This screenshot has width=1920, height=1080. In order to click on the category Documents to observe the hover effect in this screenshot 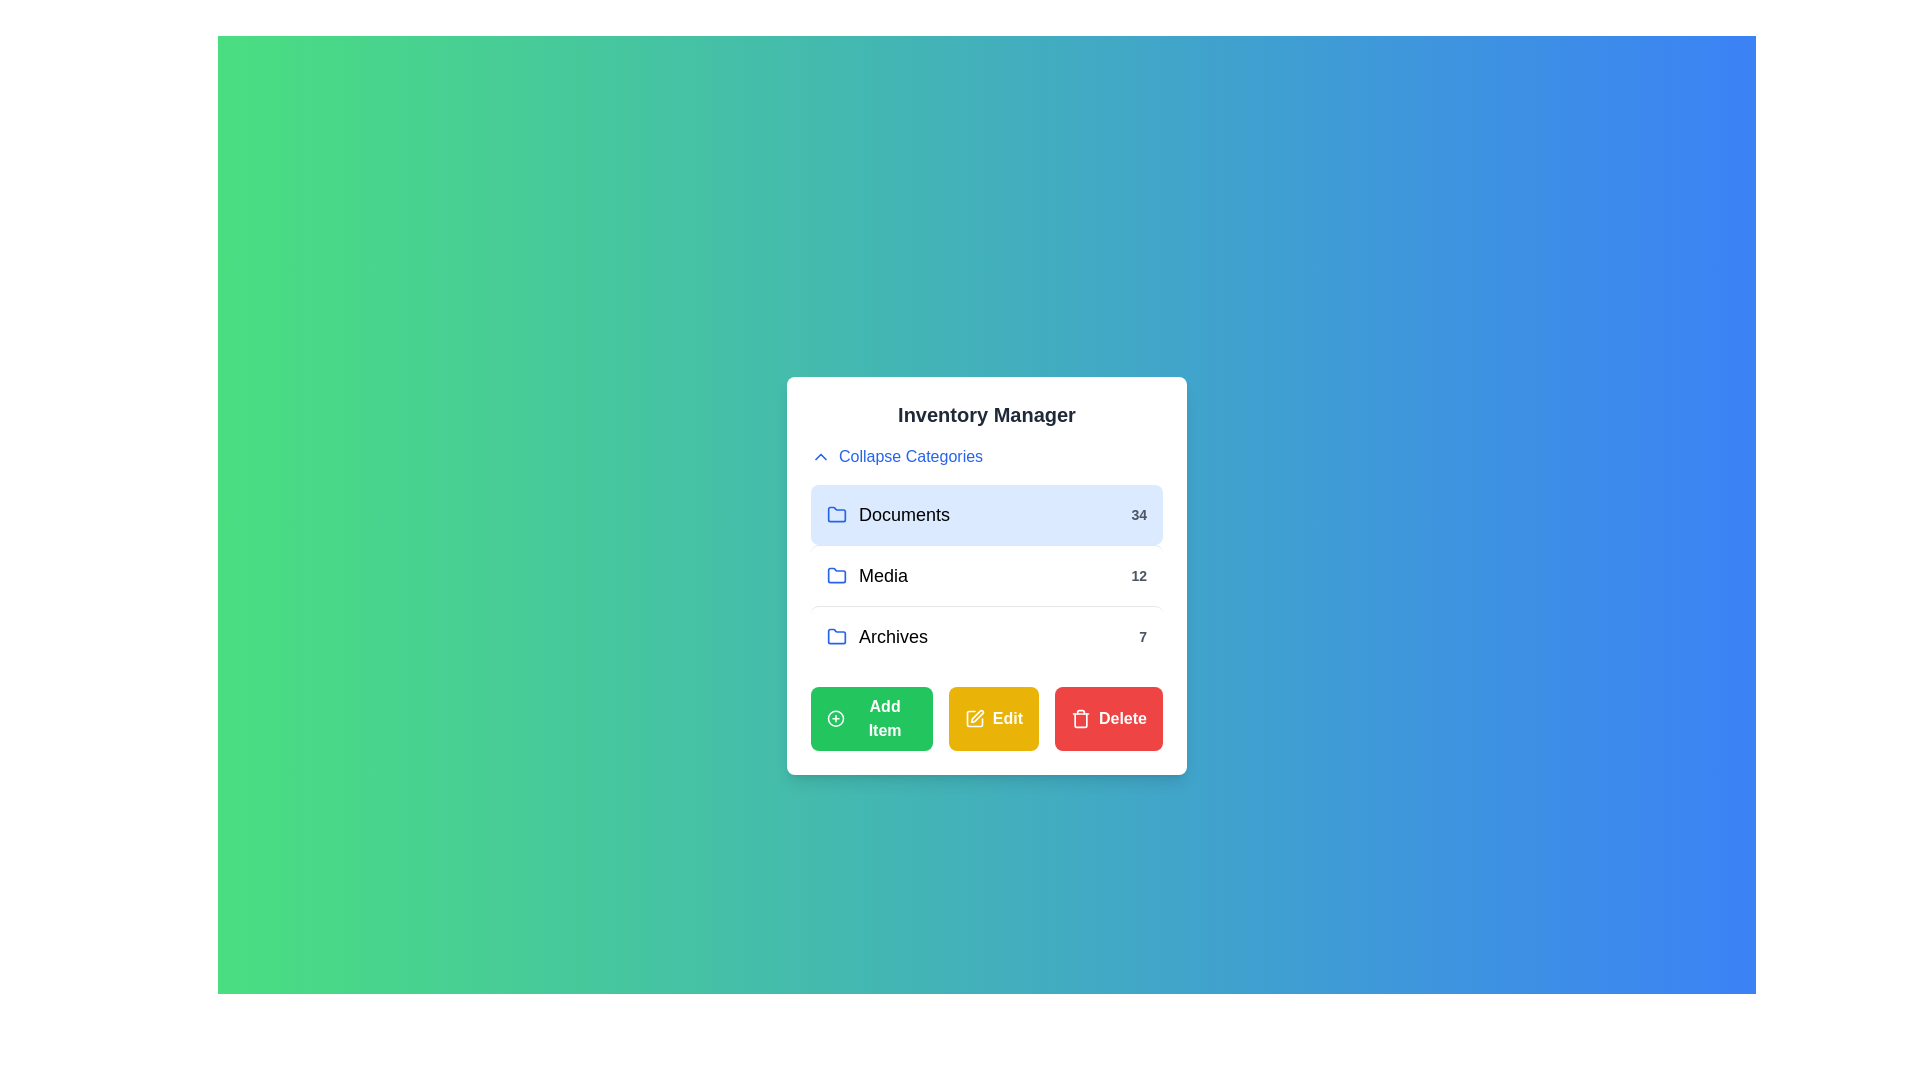, I will do `click(987, 514)`.